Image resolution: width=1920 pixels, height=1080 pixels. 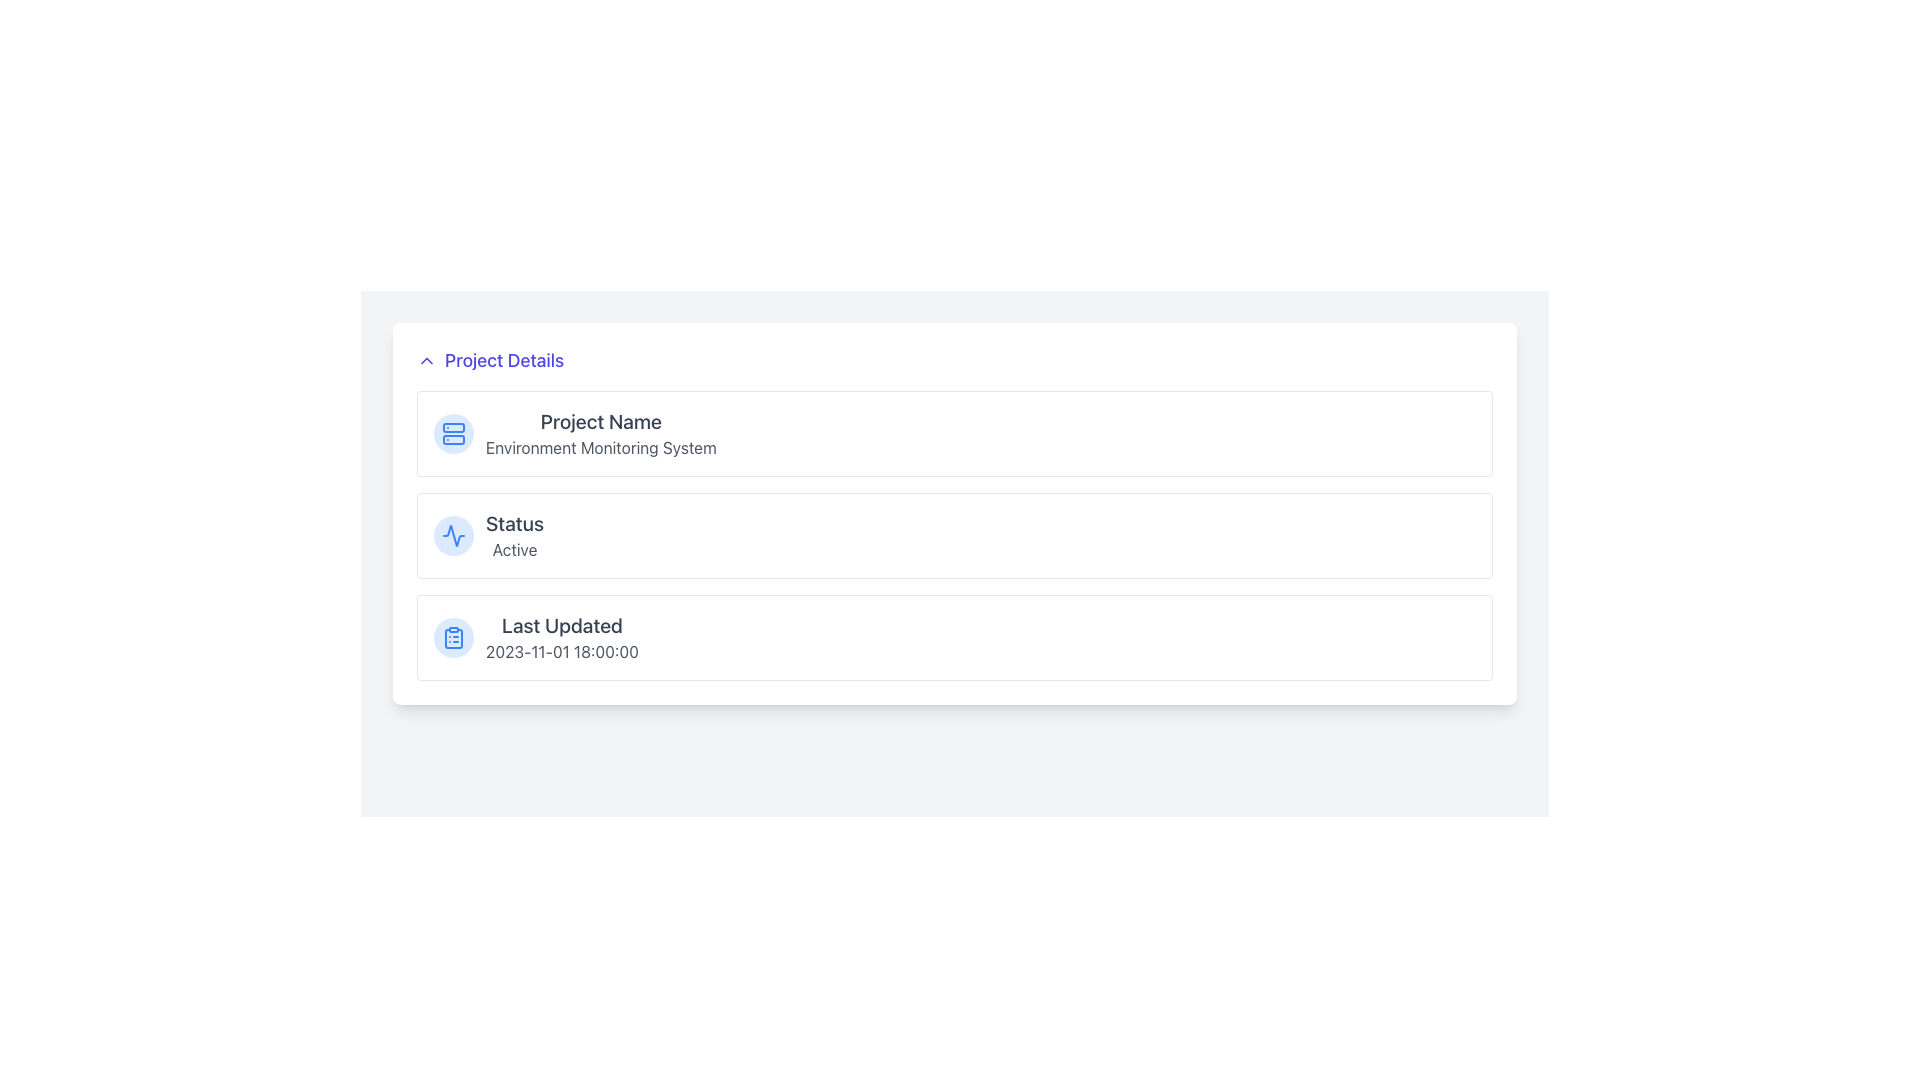 What do you see at coordinates (453, 535) in the screenshot?
I see `the circular icon with a light blue background and blue waveform design, located in the 'Status' section to the left of the texts 'Status' and 'Active'` at bounding box center [453, 535].